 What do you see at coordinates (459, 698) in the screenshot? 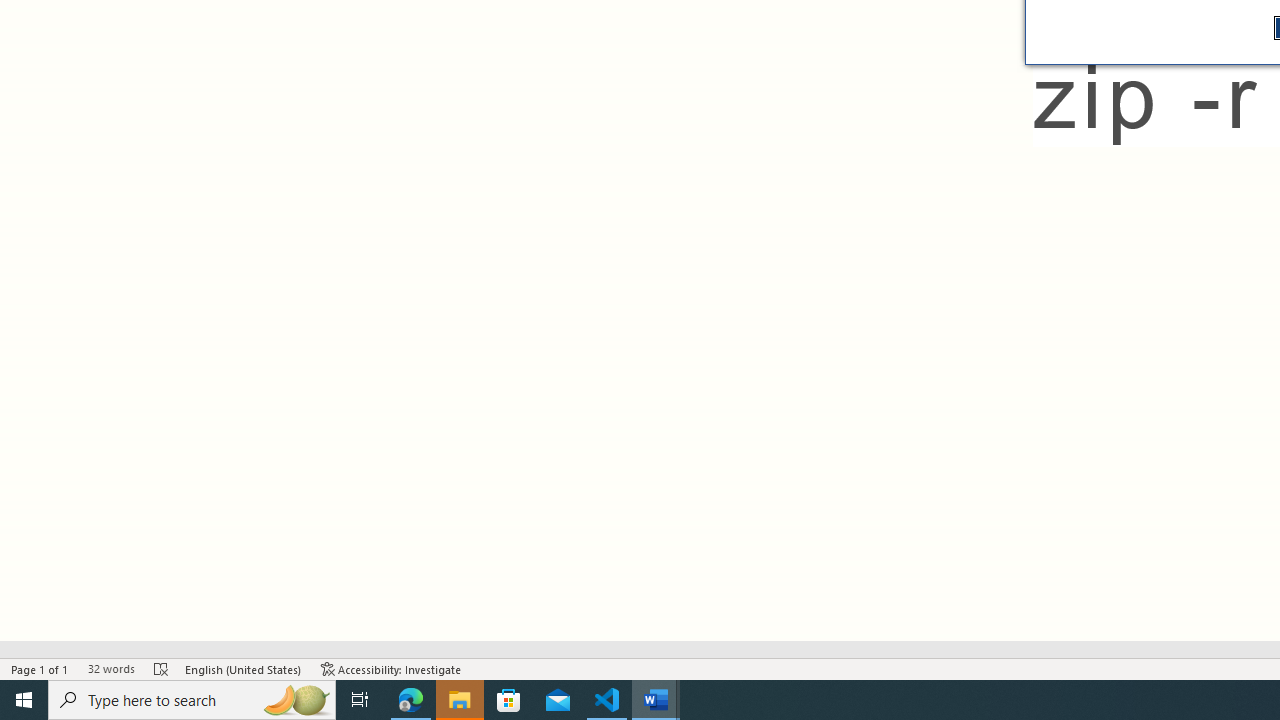
I see `'File Explorer - 1 running window'` at bounding box center [459, 698].